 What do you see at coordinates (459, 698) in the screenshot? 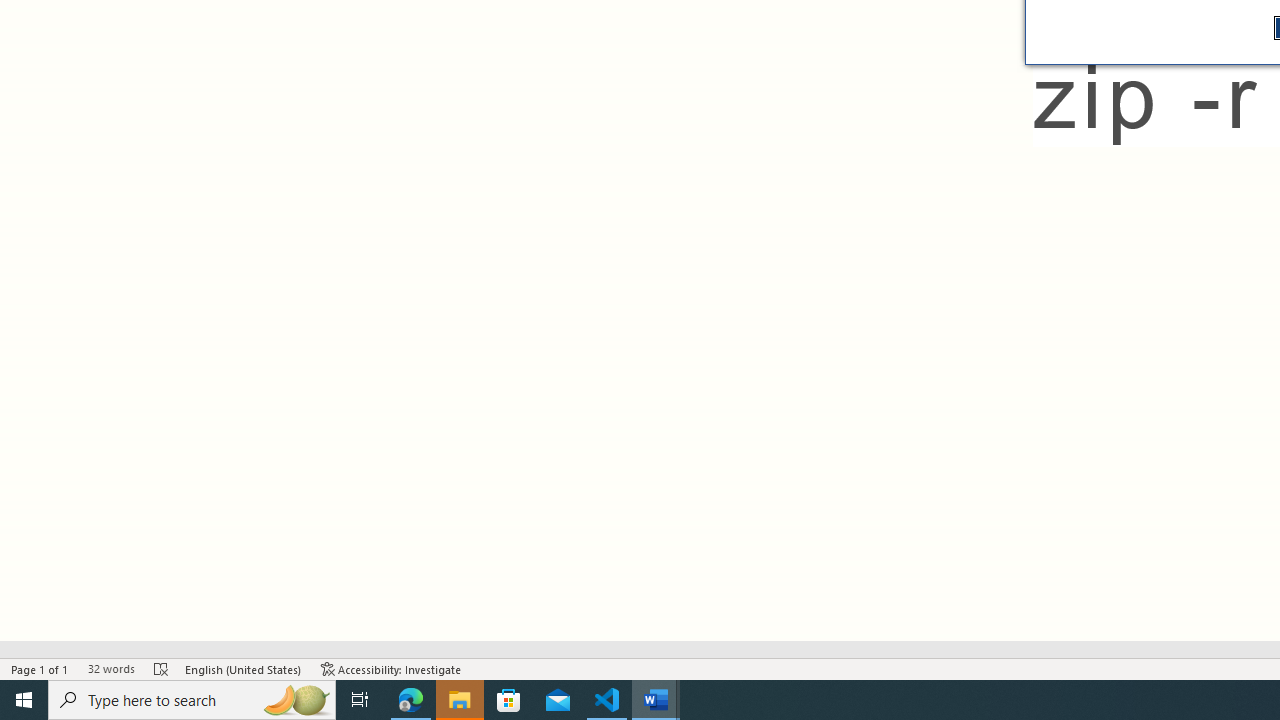
I see `'File Explorer - 1 running window'` at bounding box center [459, 698].